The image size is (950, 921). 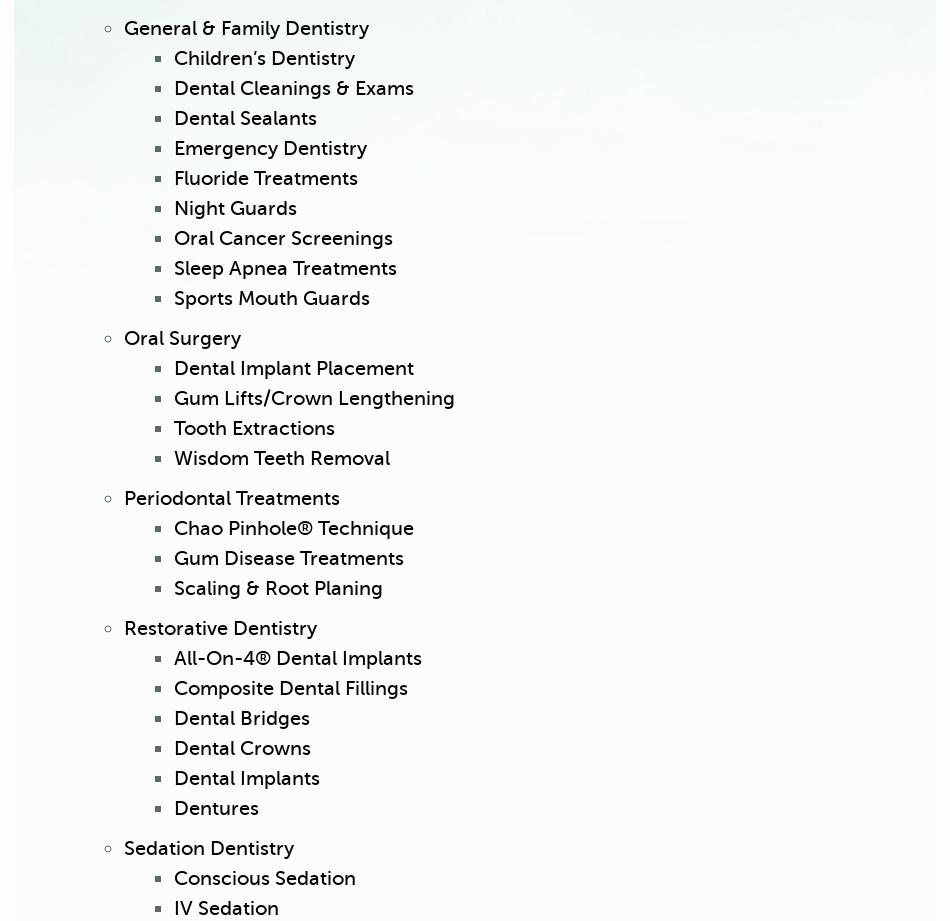 What do you see at coordinates (209, 847) in the screenshot?
I see `'Sedation Dentistry'` at bounding box center [209, 847].